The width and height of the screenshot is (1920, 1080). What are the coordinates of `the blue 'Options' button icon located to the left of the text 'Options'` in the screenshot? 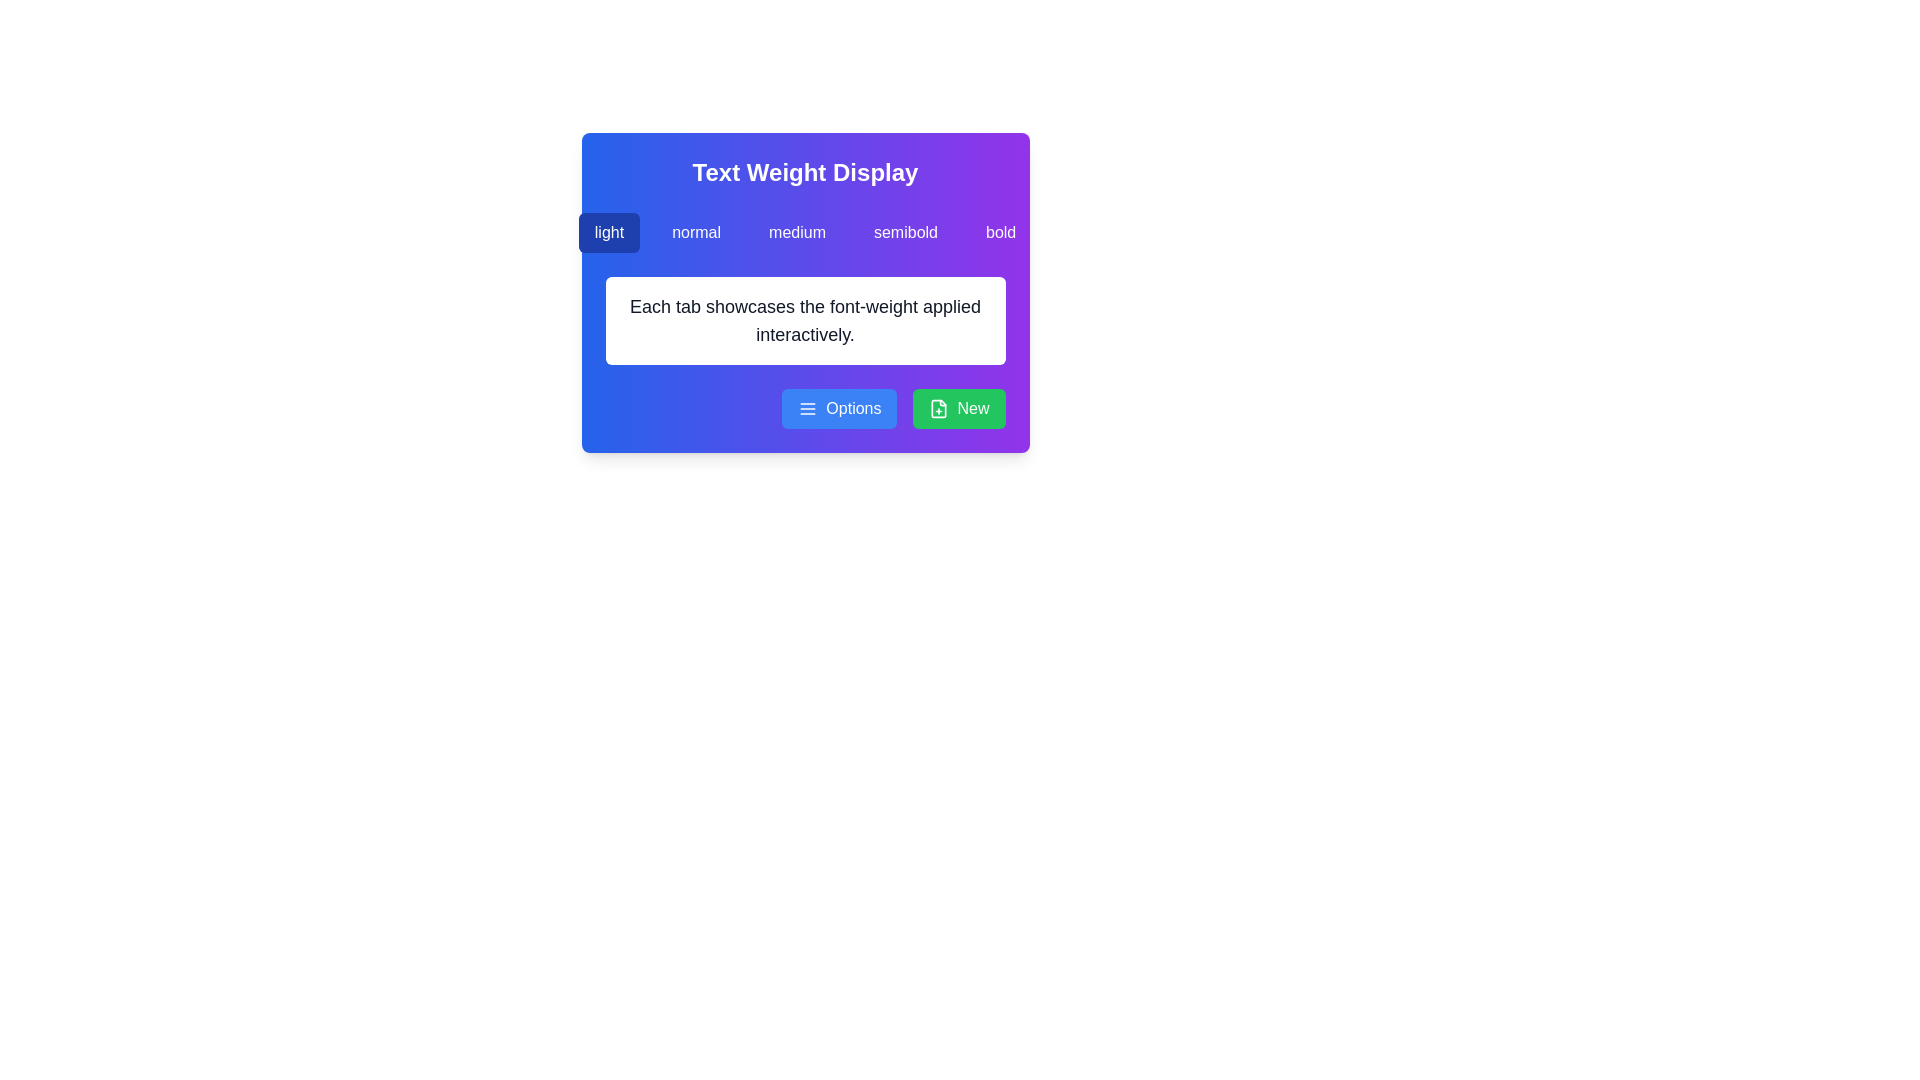 It's located at (808, 407).